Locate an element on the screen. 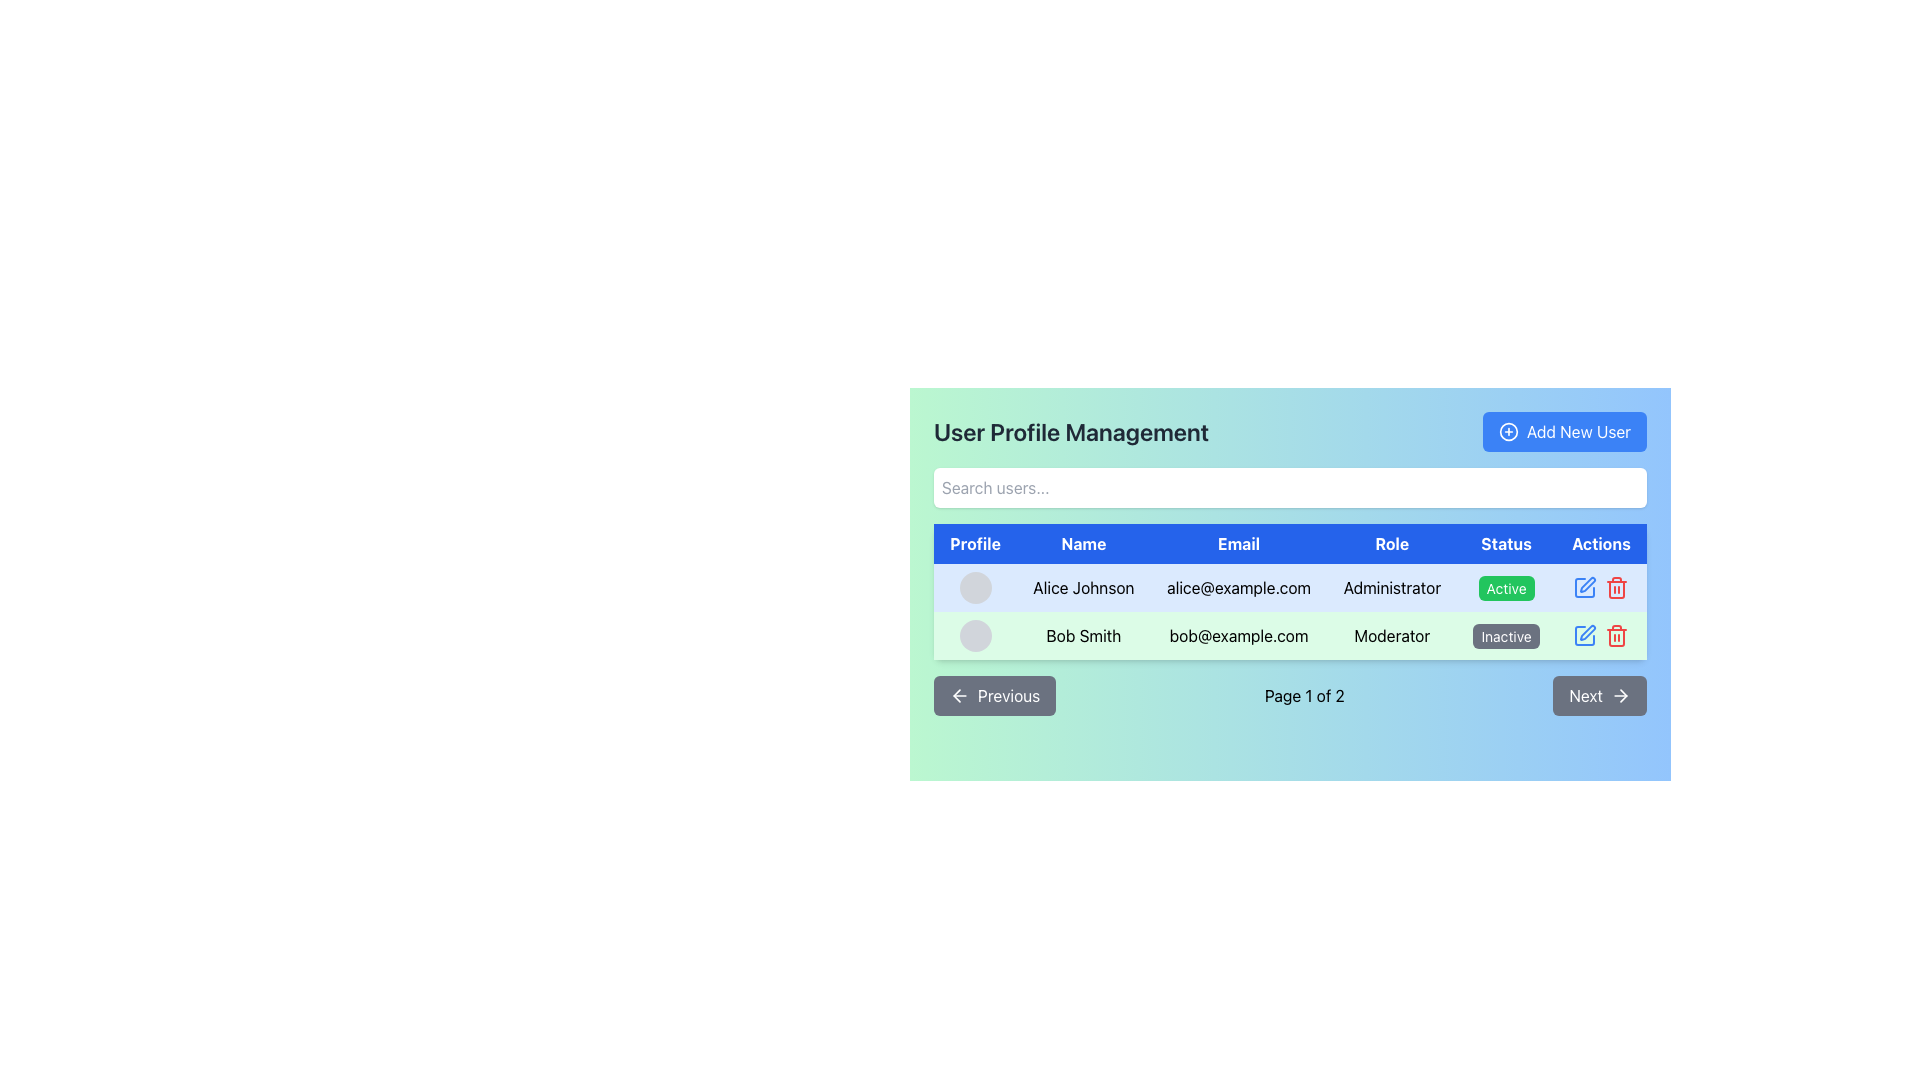  the text label 'Role' in the header row of the table is located at coordinates (1391, 543).